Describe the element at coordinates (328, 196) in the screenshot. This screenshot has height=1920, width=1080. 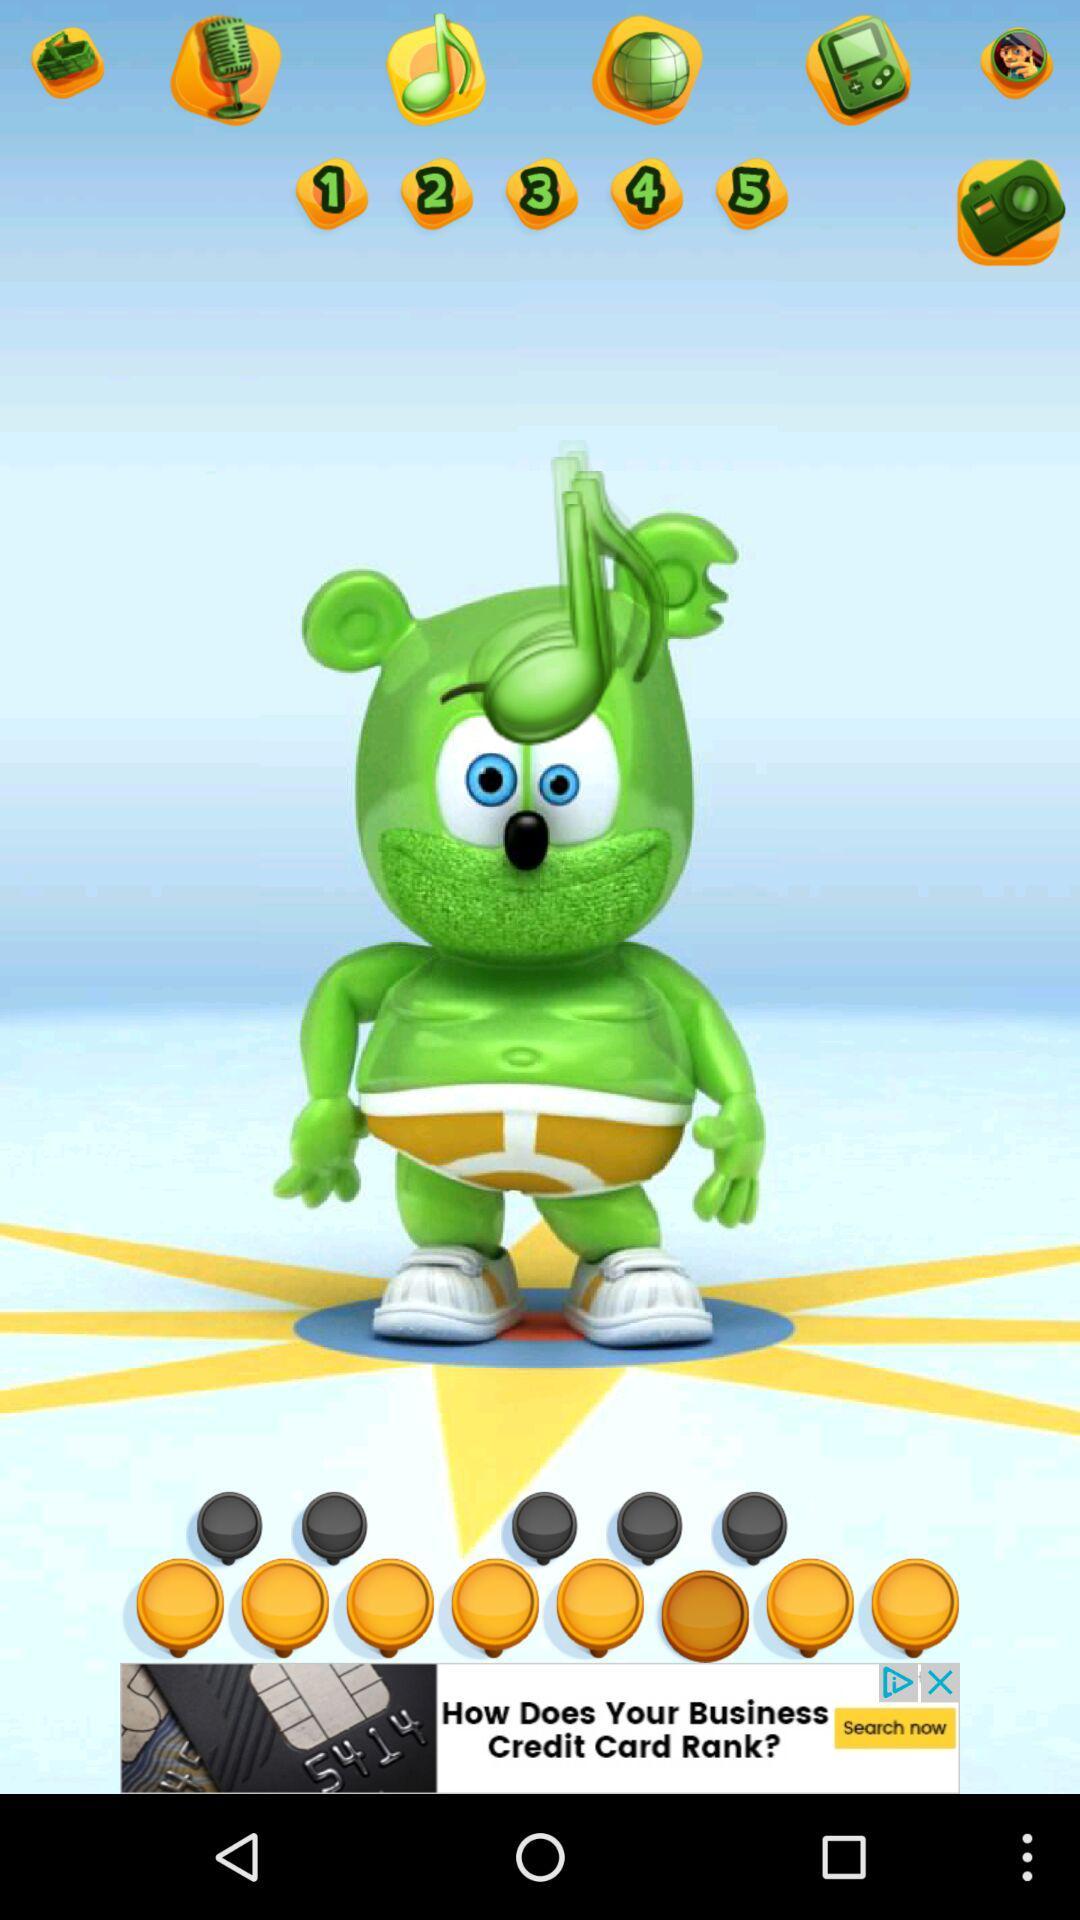
I see `one` at that location.